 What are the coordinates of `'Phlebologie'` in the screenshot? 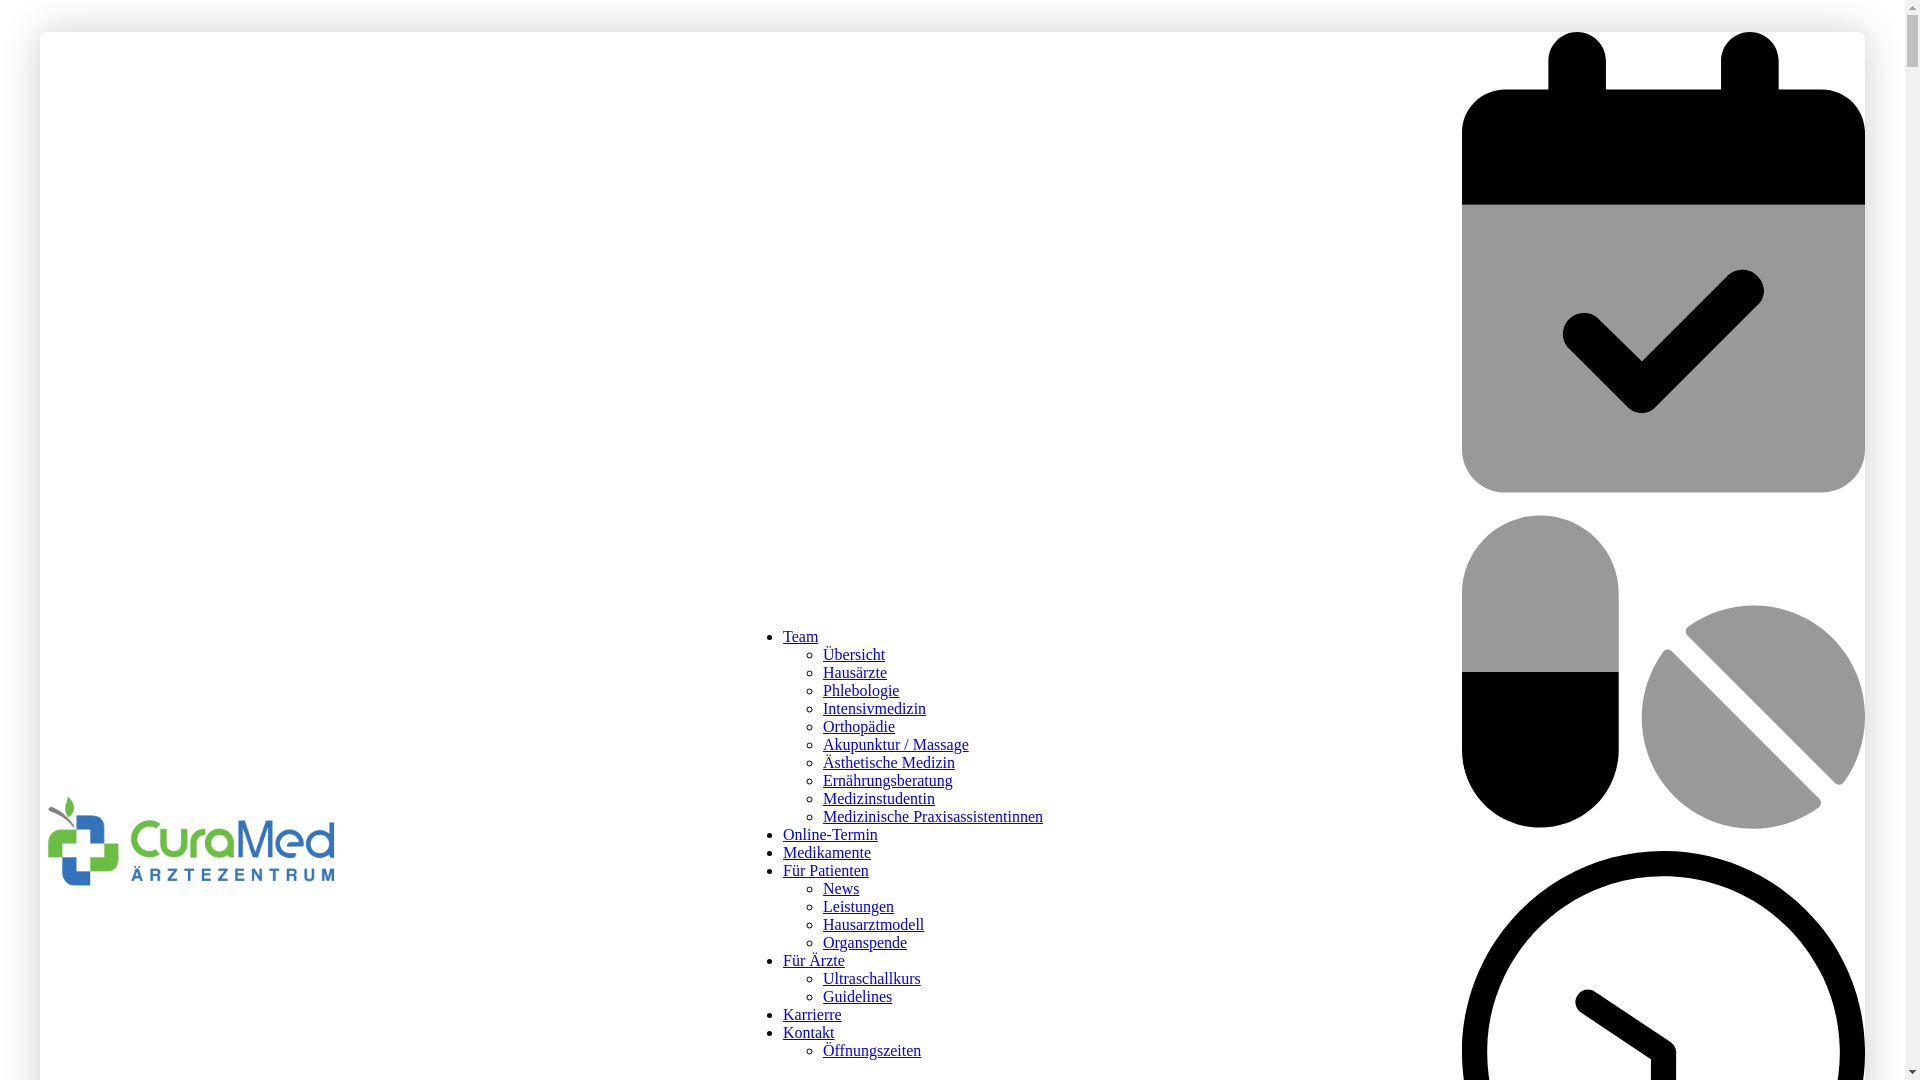 It's located at (860, 689).